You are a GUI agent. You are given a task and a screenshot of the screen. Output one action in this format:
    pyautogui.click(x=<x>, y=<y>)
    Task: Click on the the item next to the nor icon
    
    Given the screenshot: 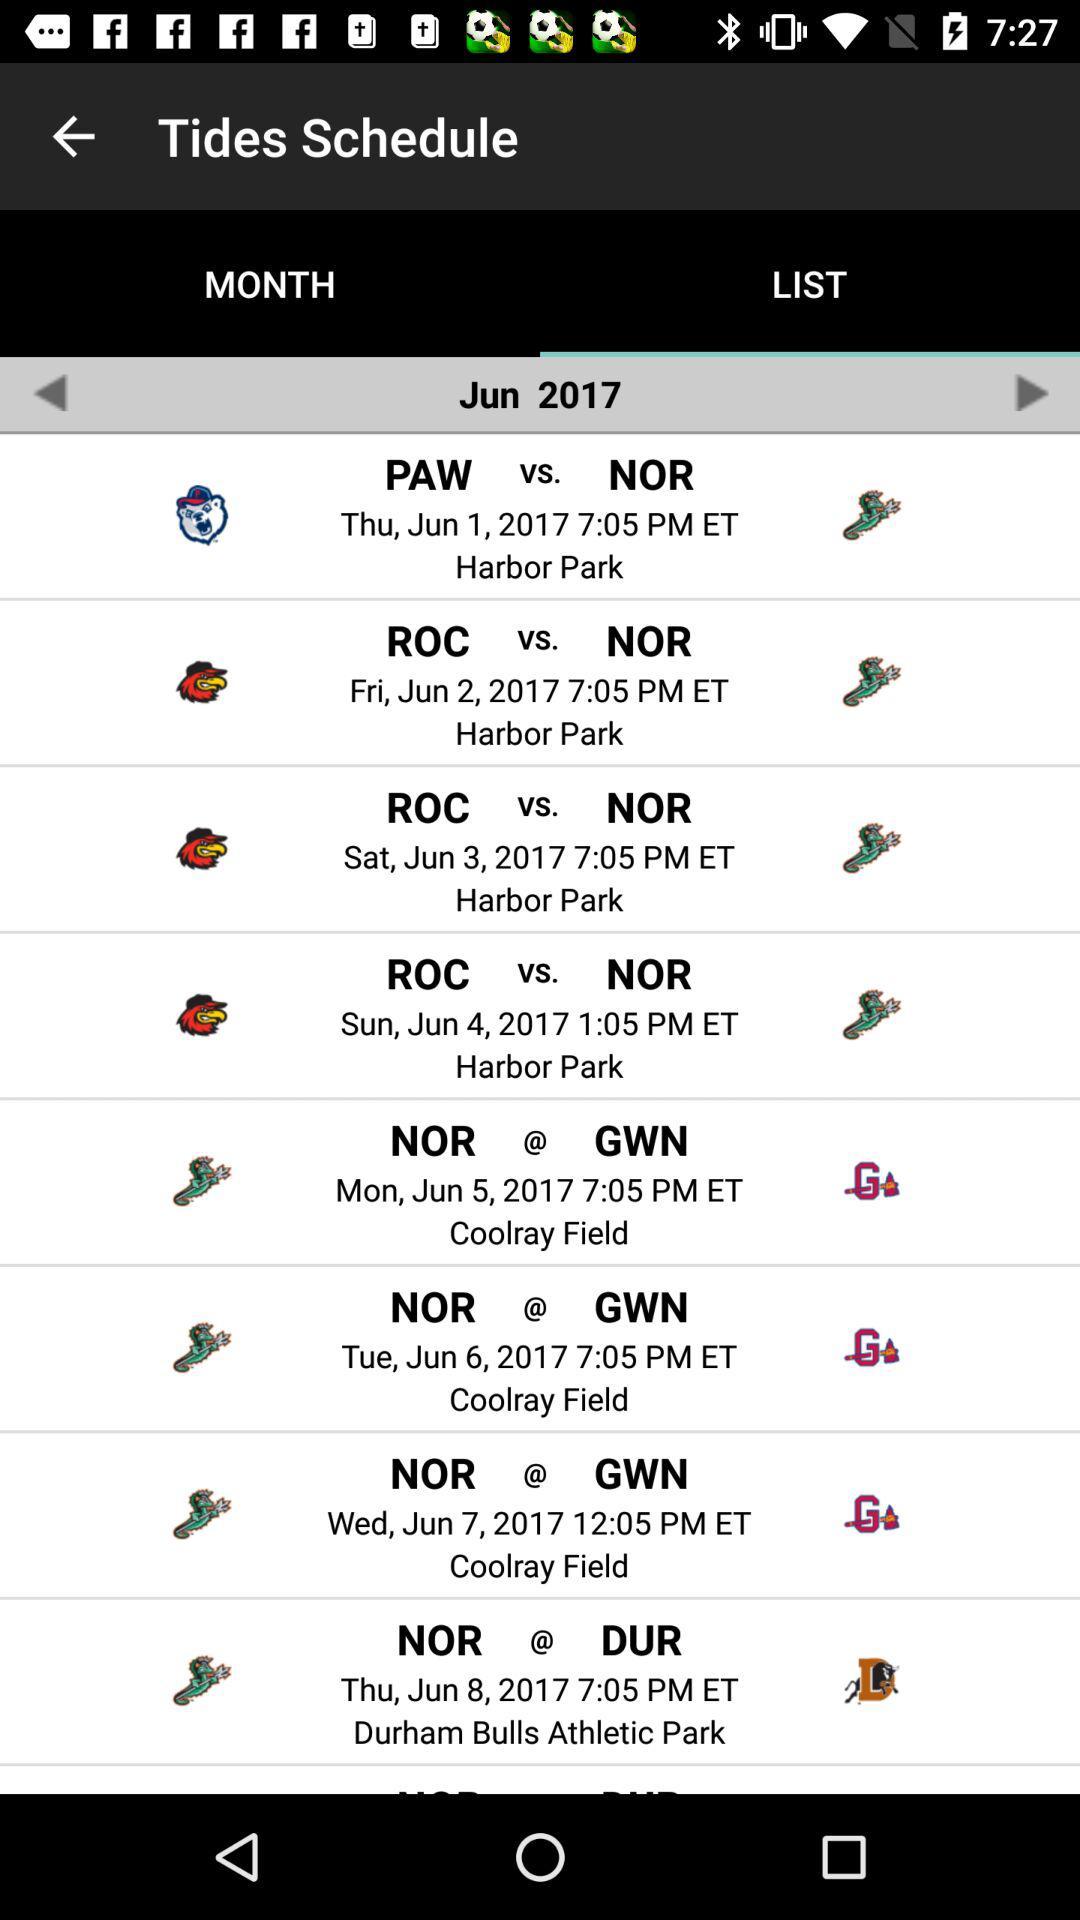 What is the action you would take?
    pyautogui.click(x=534, y=1471)
    